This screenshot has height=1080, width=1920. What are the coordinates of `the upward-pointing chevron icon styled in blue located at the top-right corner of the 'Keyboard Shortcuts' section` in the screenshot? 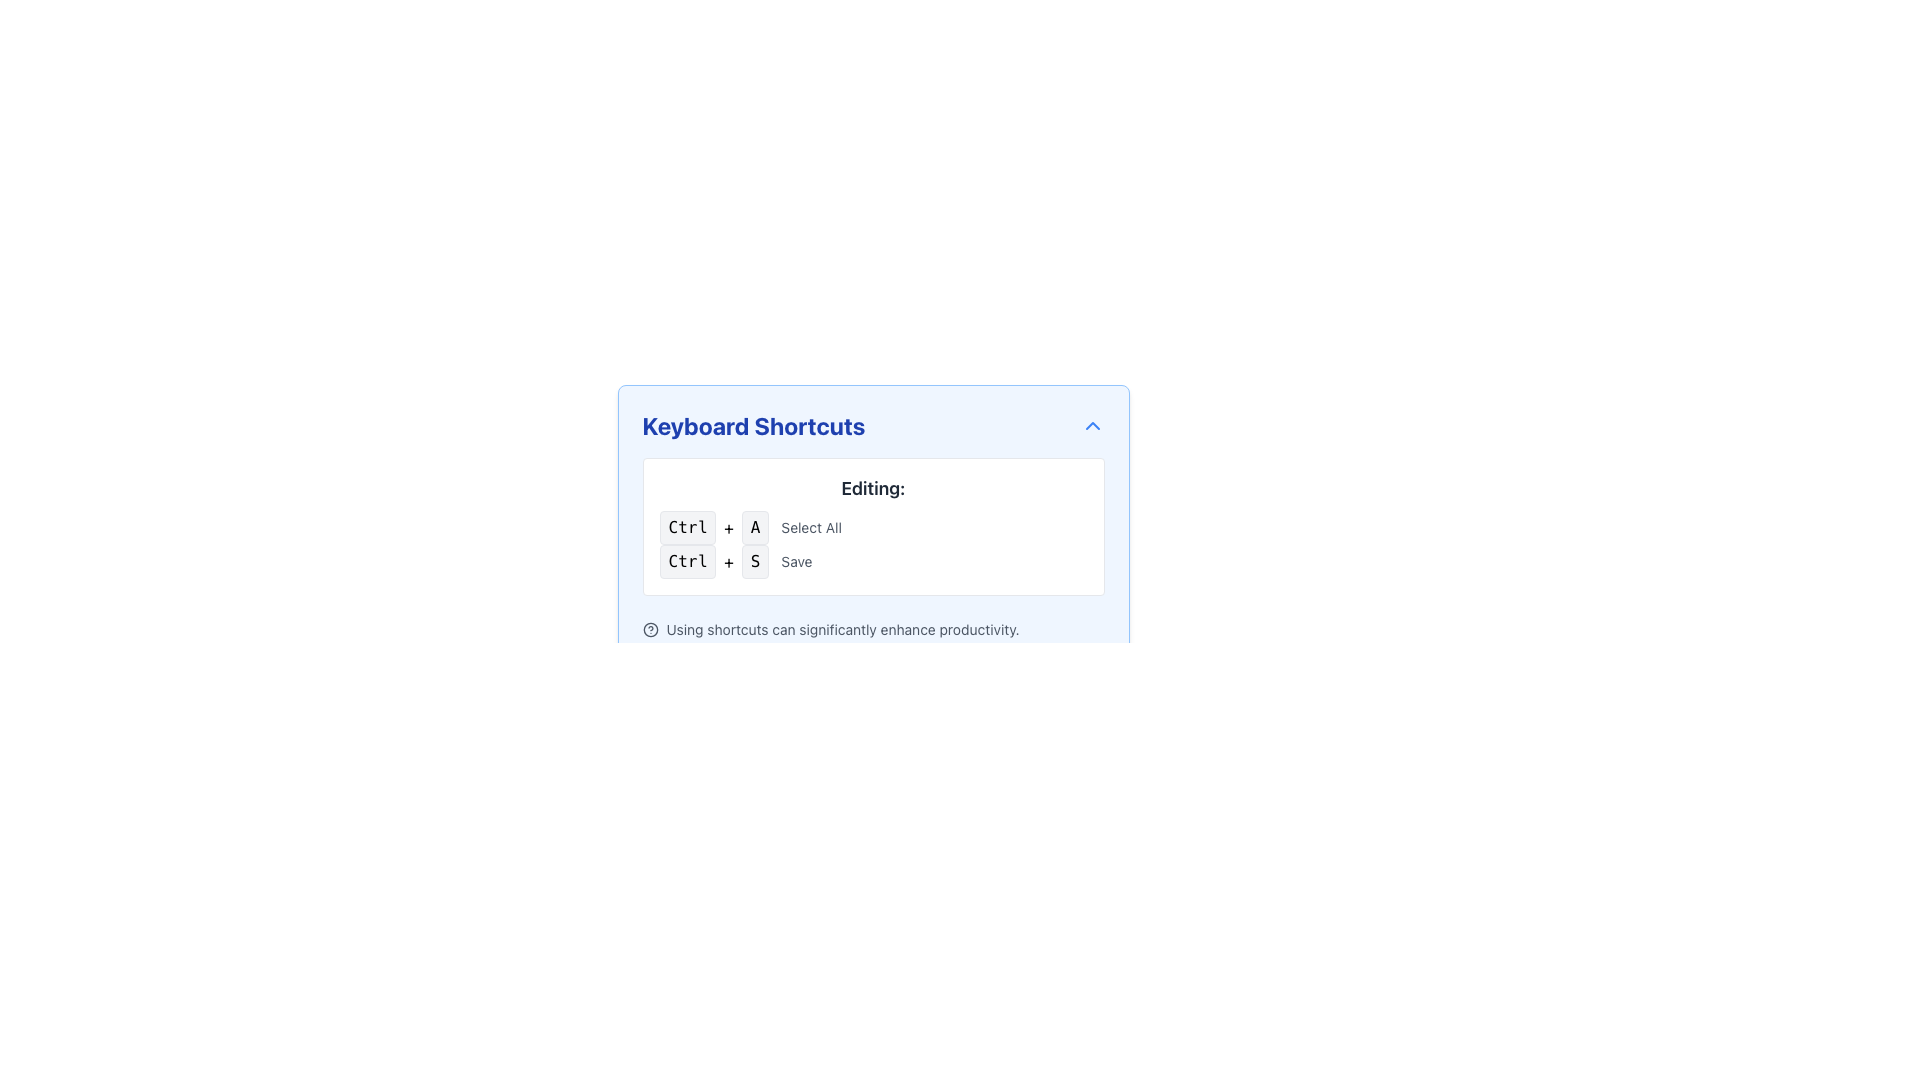 It's located at (1091, 424).